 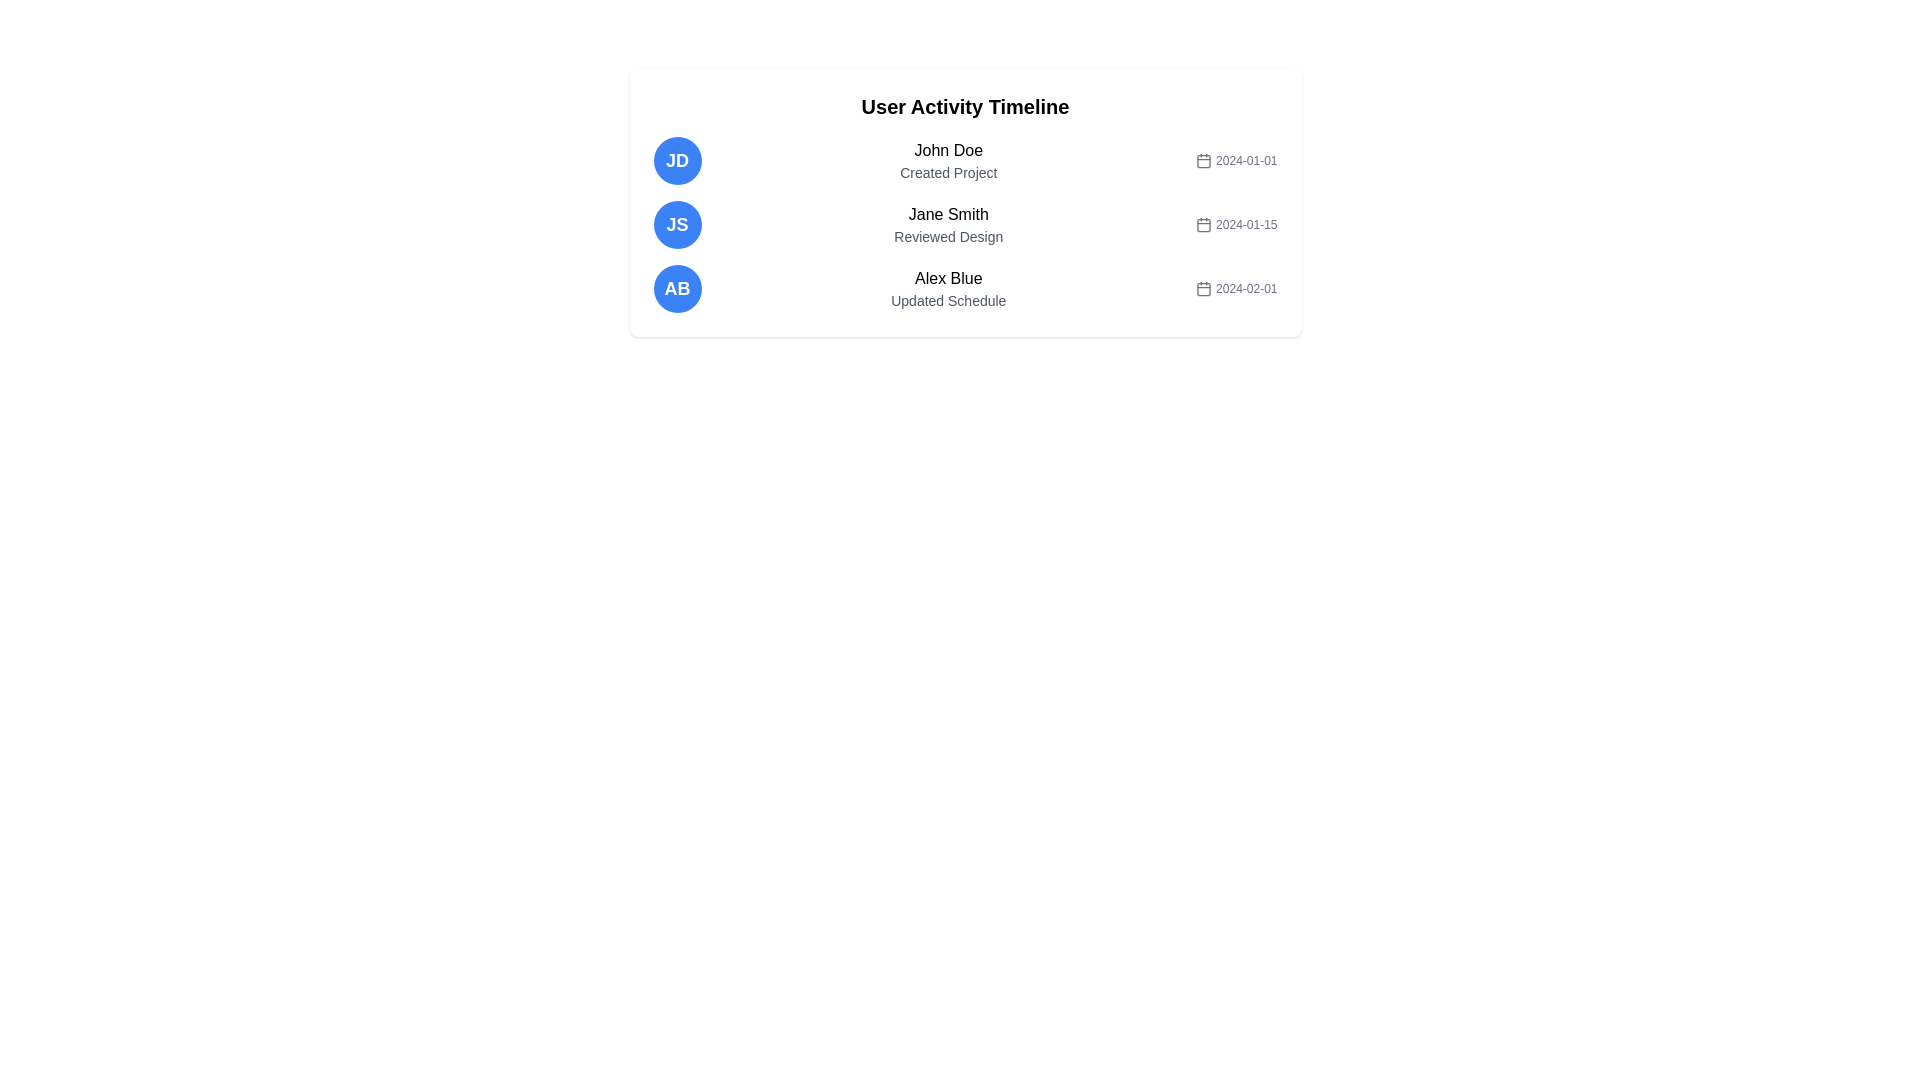 What do you see at coordinates (1203, 225) in the screenshot?
I see `the modern outline calendar icon located before the date '2024-01-15' in the second row of the activity timeline` at bounding box center [1203, 225].